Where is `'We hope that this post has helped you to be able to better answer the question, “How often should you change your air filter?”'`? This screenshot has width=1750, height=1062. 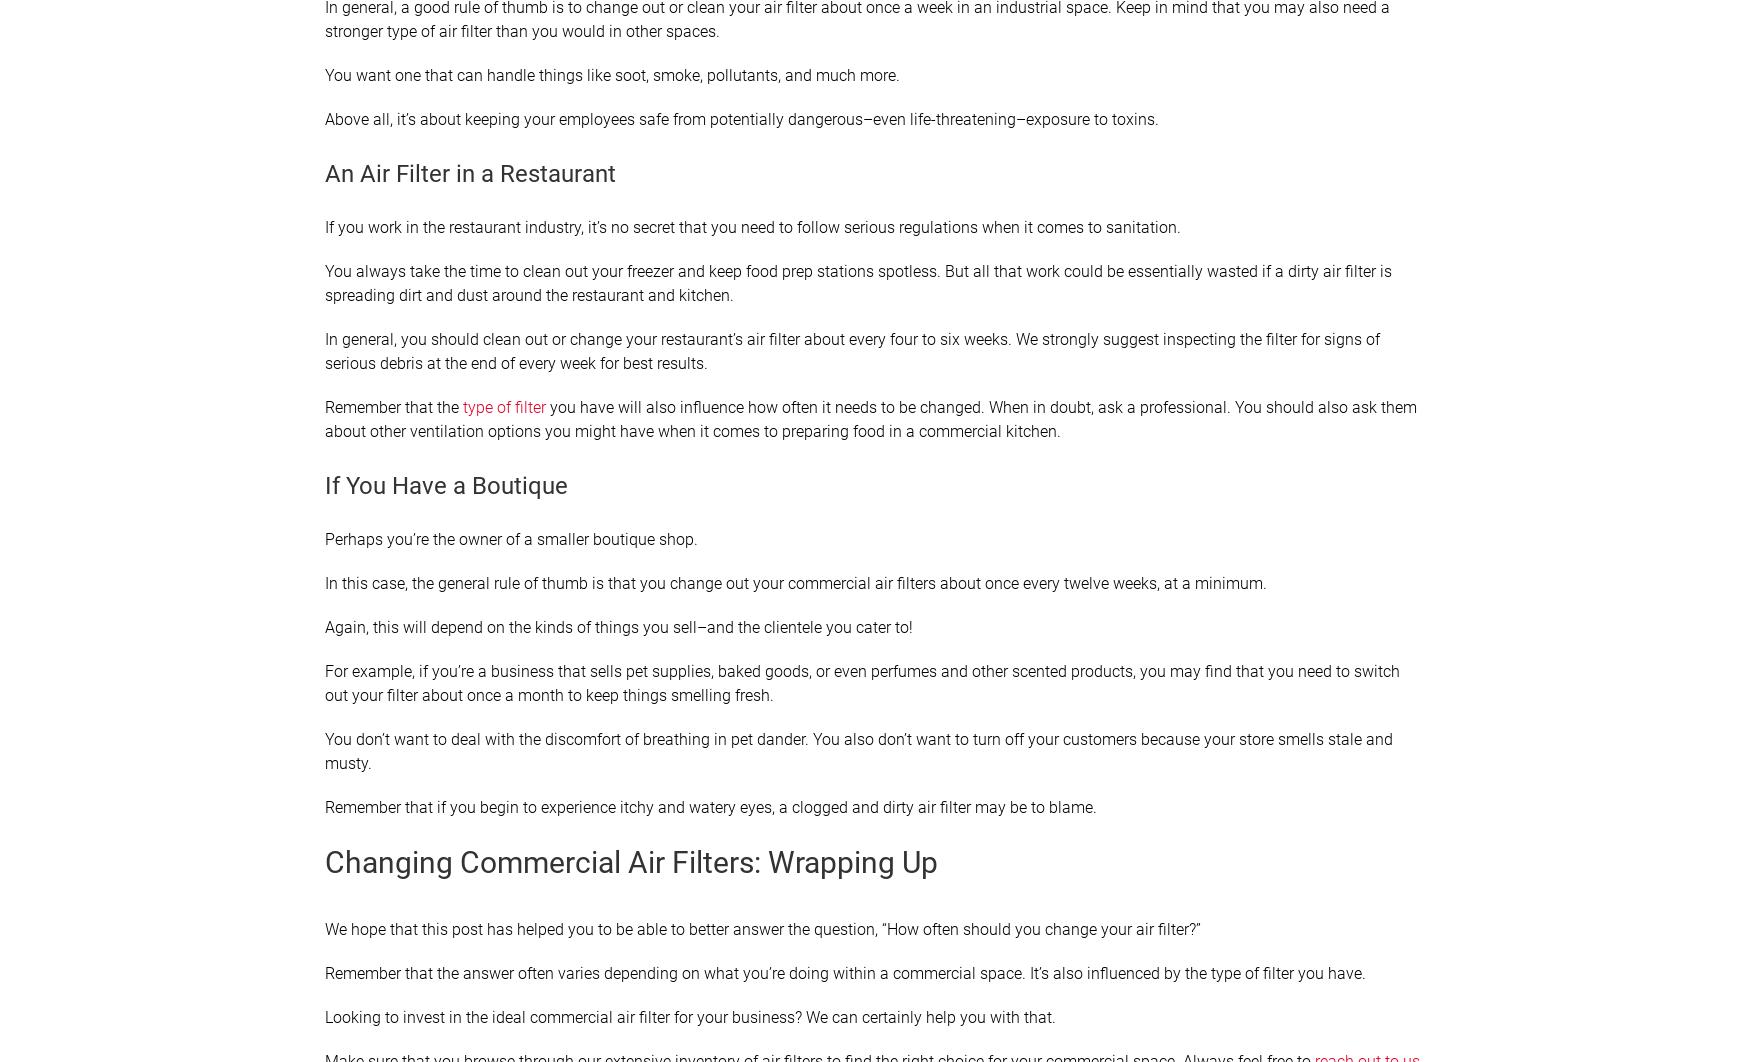
'We hope that this post has helped you to be able to better answer the question, “How often should you change your air filter?”' is located at coordinates (324, 928).